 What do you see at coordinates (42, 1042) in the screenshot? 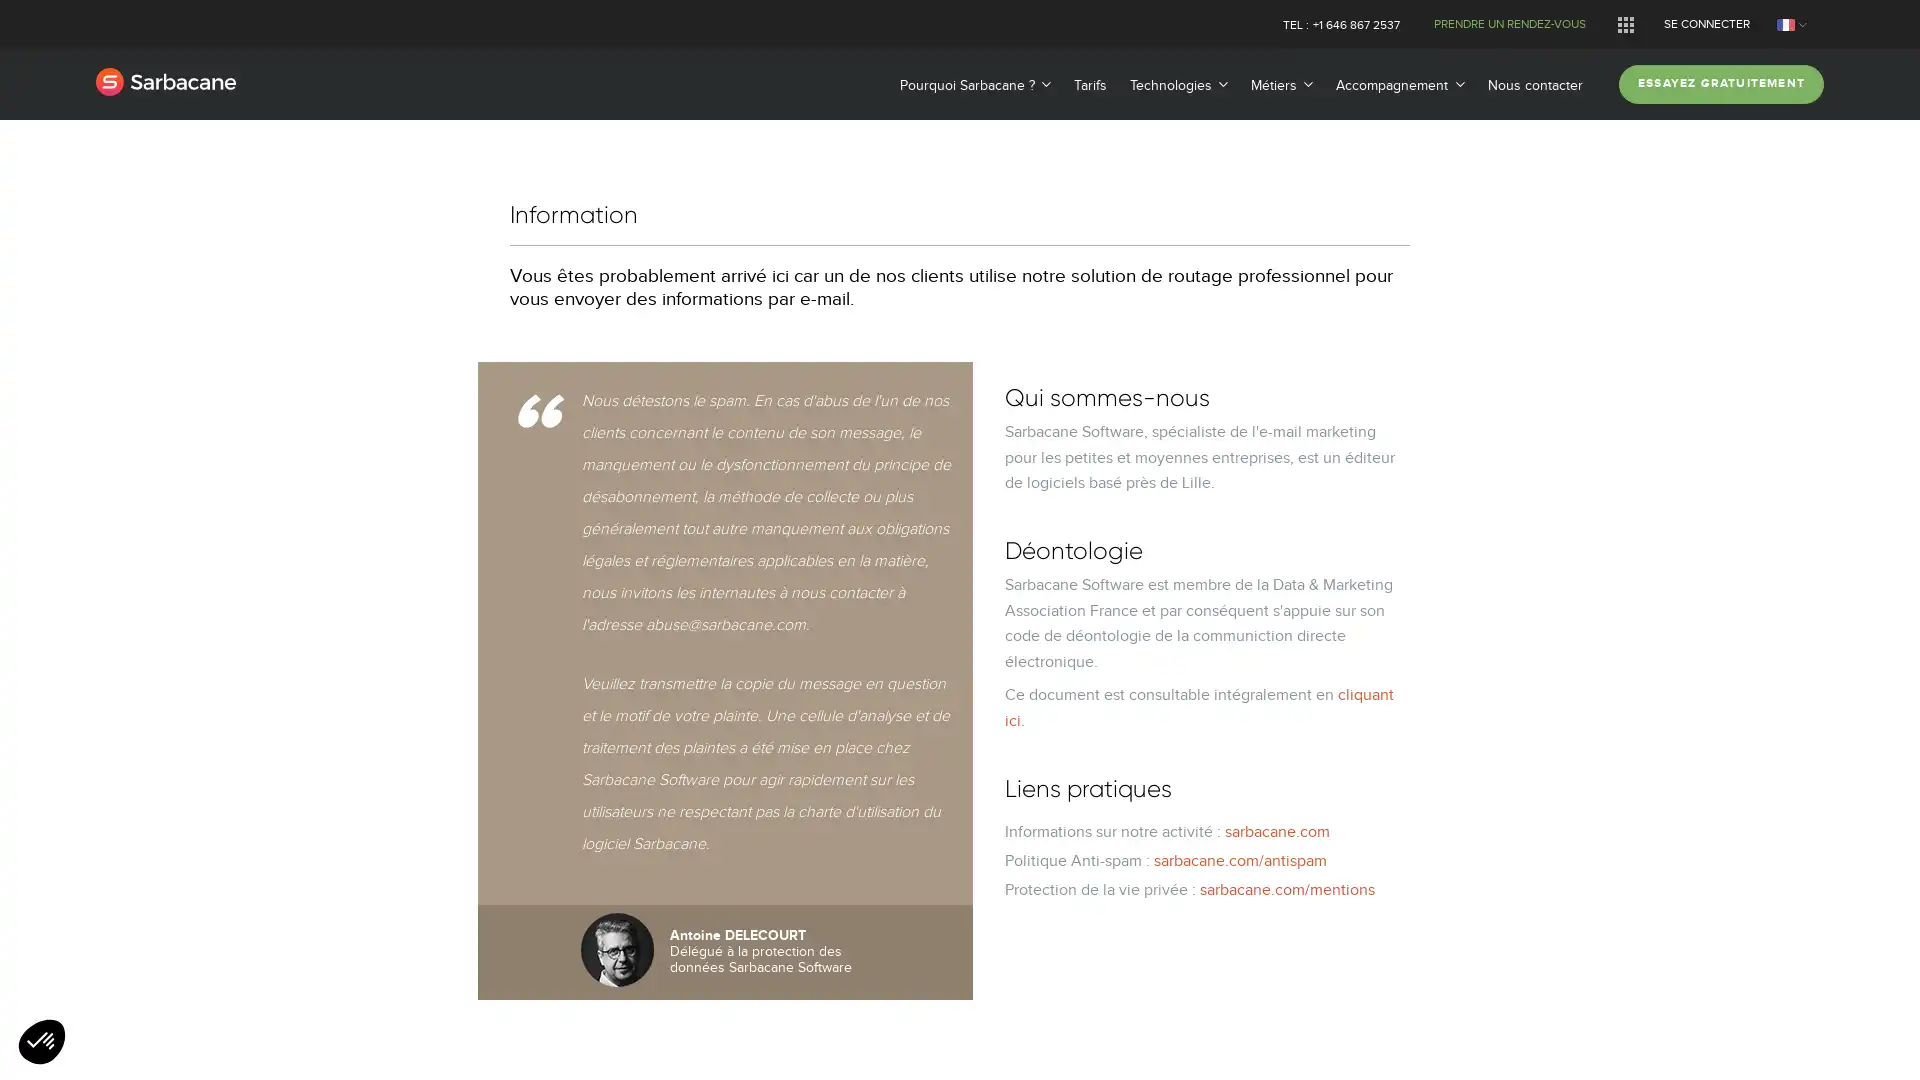
I see `Manage your preferences about cookies` at bounding box center [42, 1042].